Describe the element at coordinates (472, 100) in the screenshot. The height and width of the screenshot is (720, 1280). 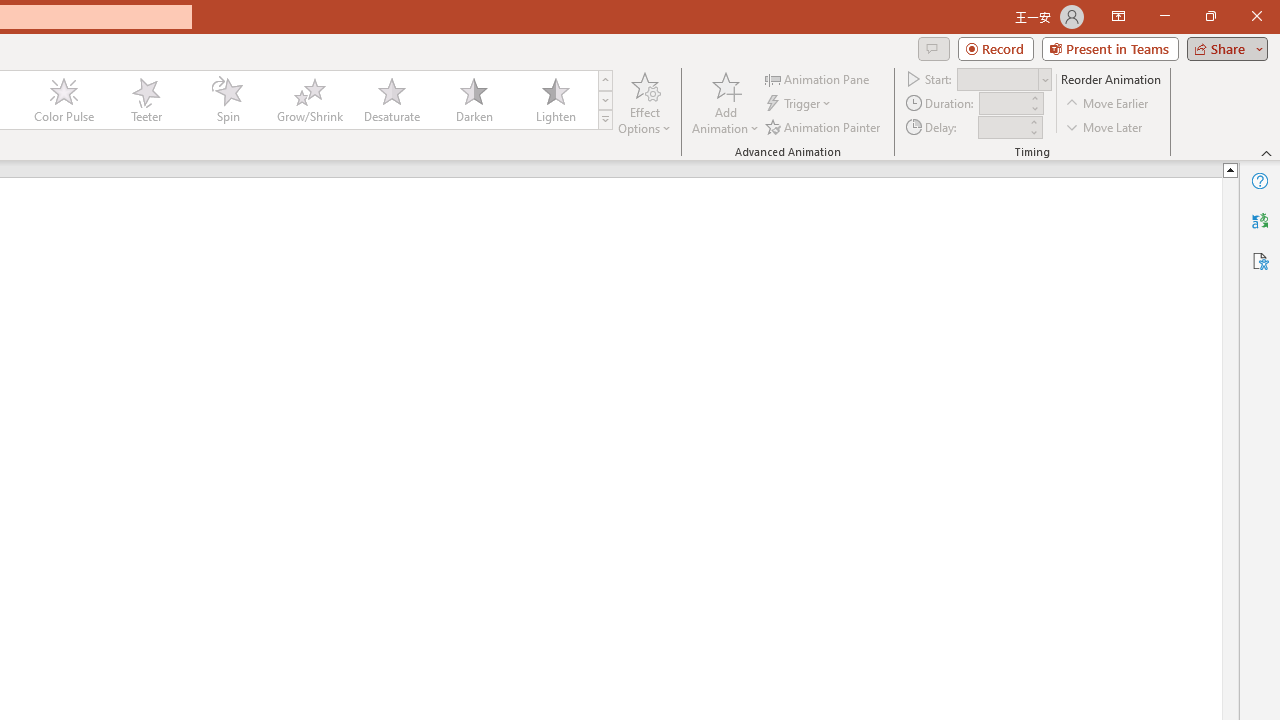
I see `'Darken'` at that location.